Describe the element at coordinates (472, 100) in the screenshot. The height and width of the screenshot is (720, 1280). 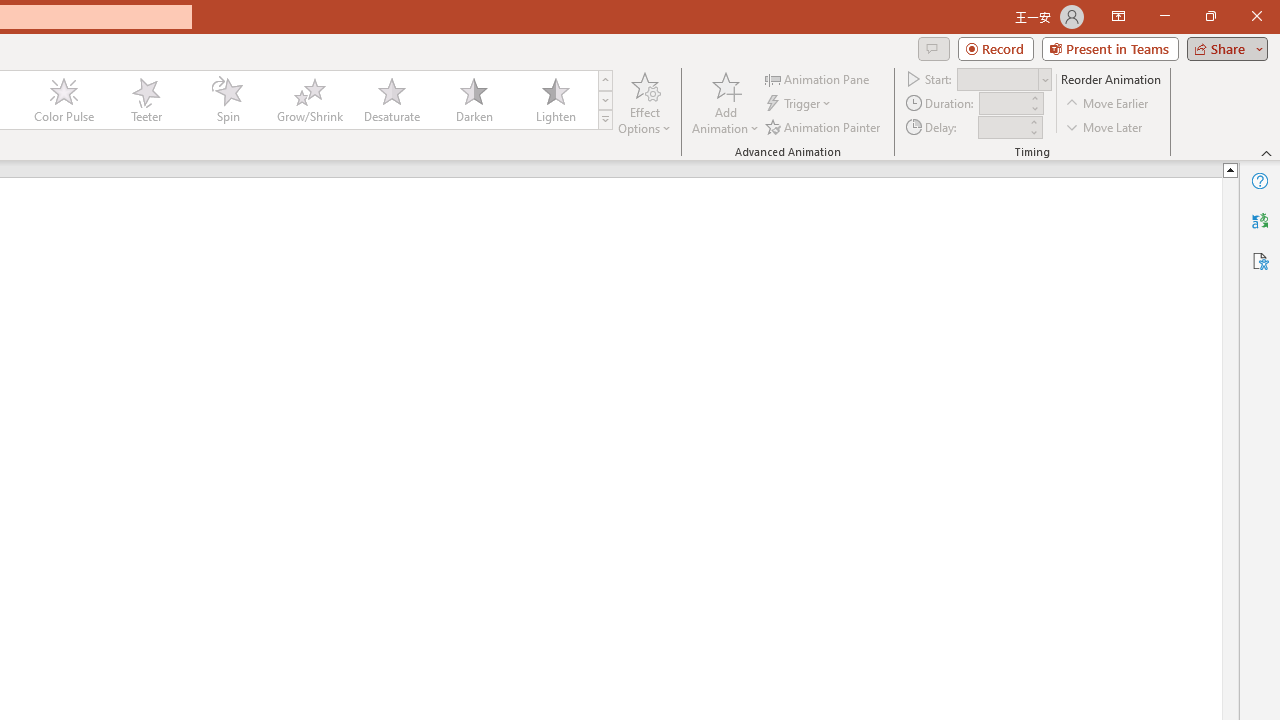
I see `'Darken'` at that location.